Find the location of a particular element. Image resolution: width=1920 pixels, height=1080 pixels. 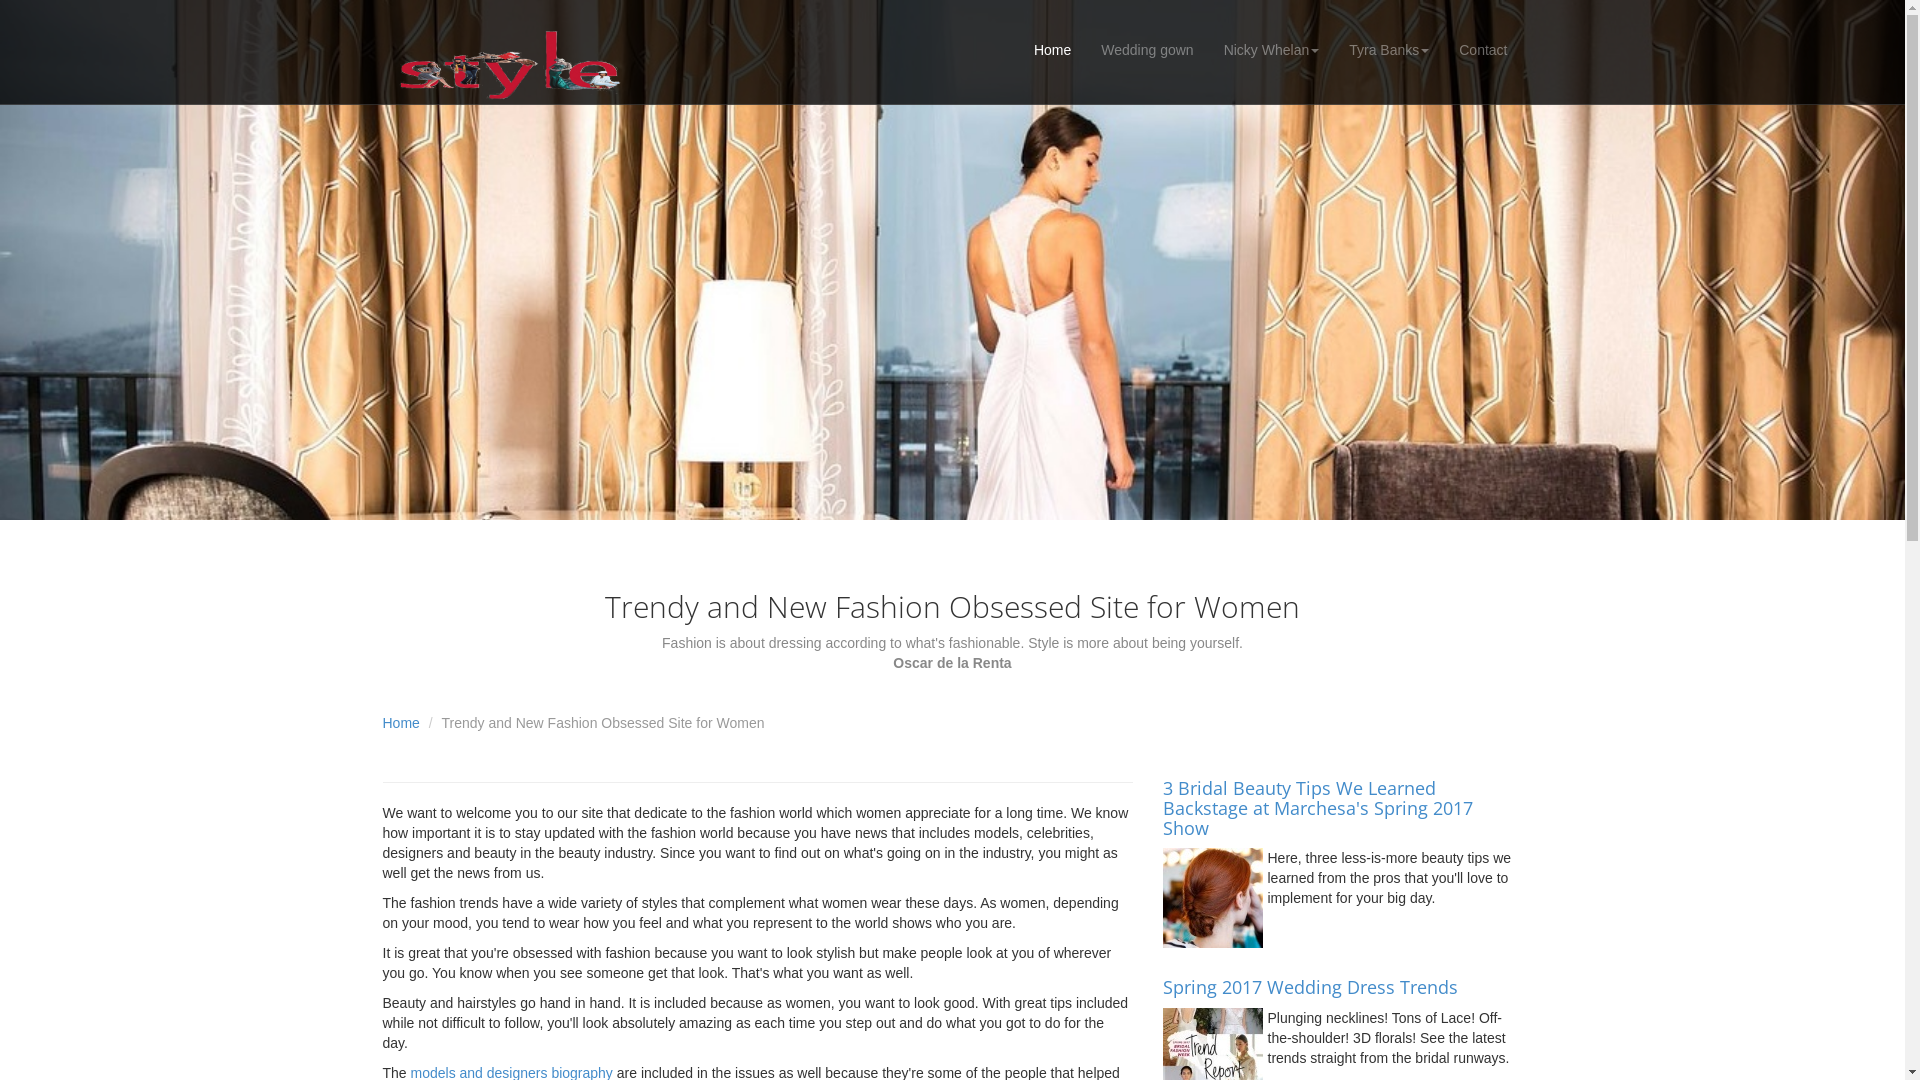

'Nicky Whelan' is located at coordinates (1271, 49).